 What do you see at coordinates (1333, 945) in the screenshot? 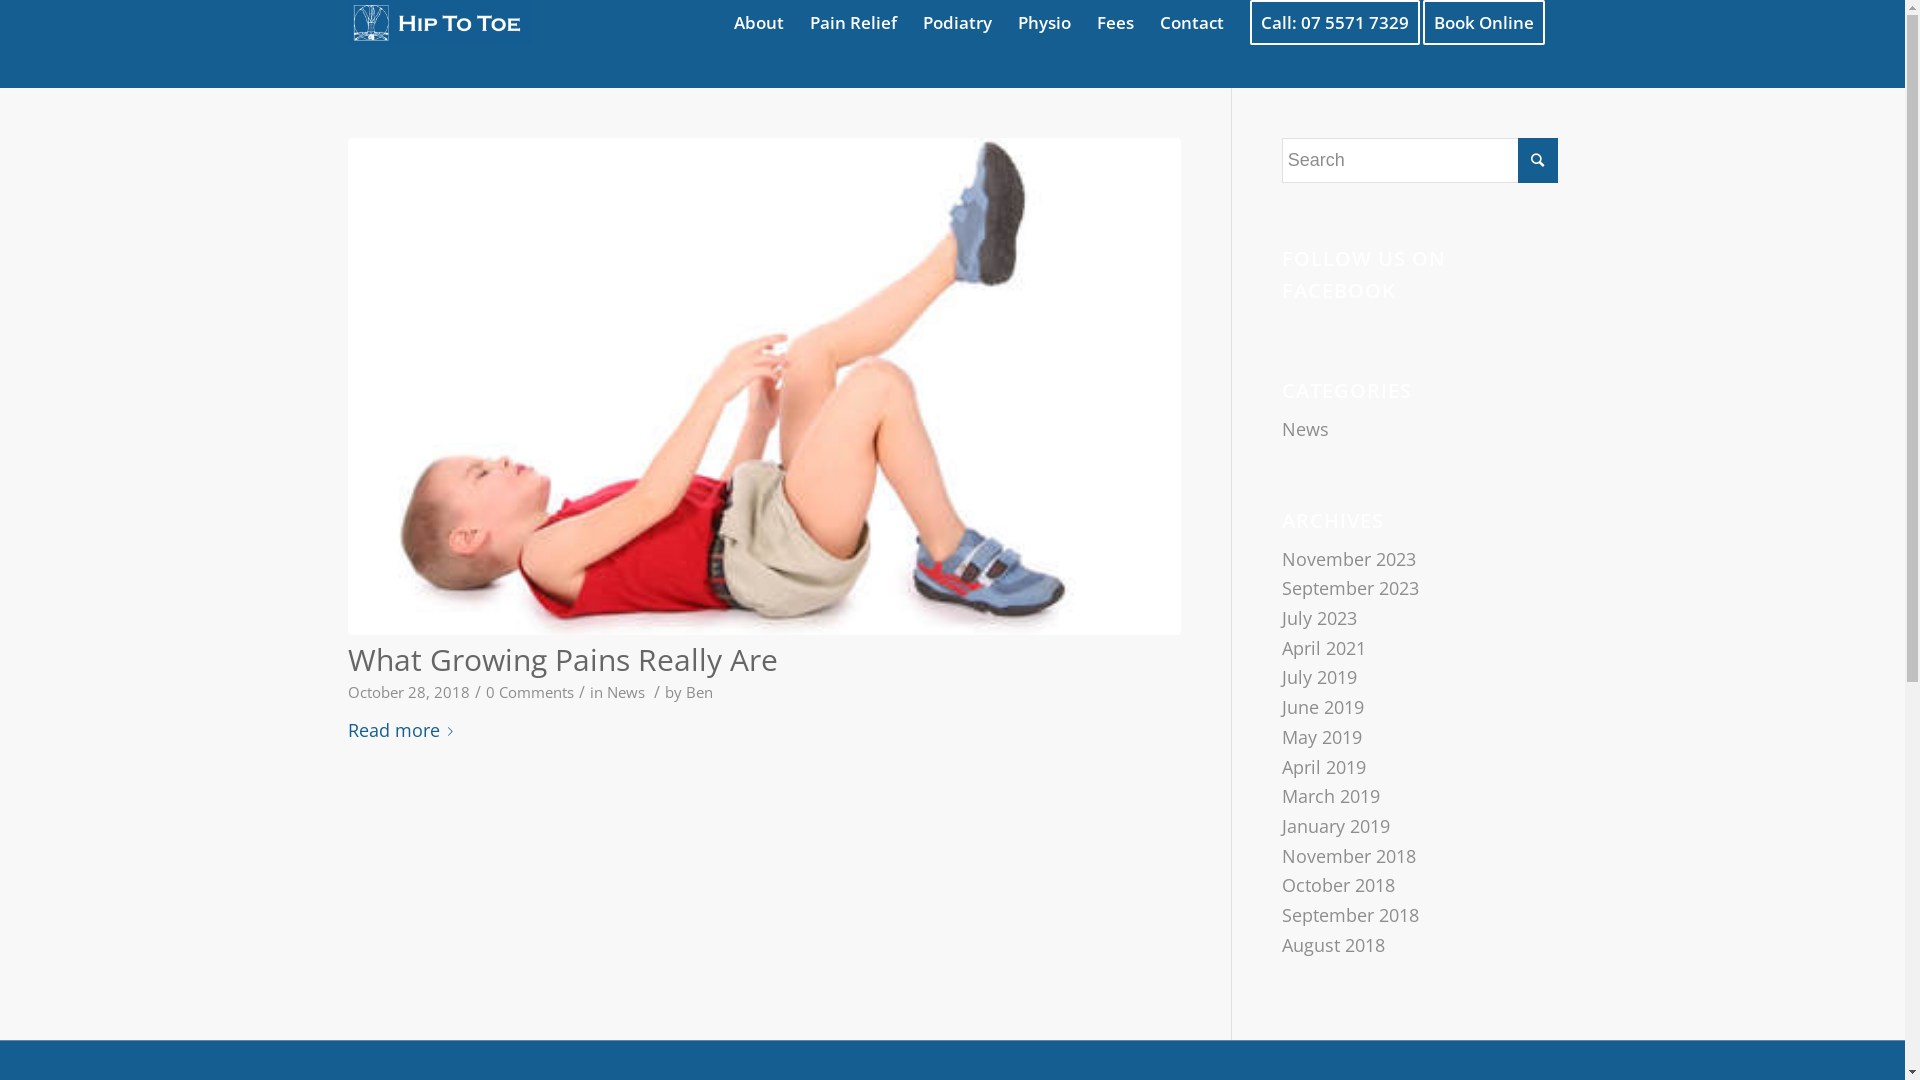
I see `'August 2018'` at bounding box center [1333, 945].